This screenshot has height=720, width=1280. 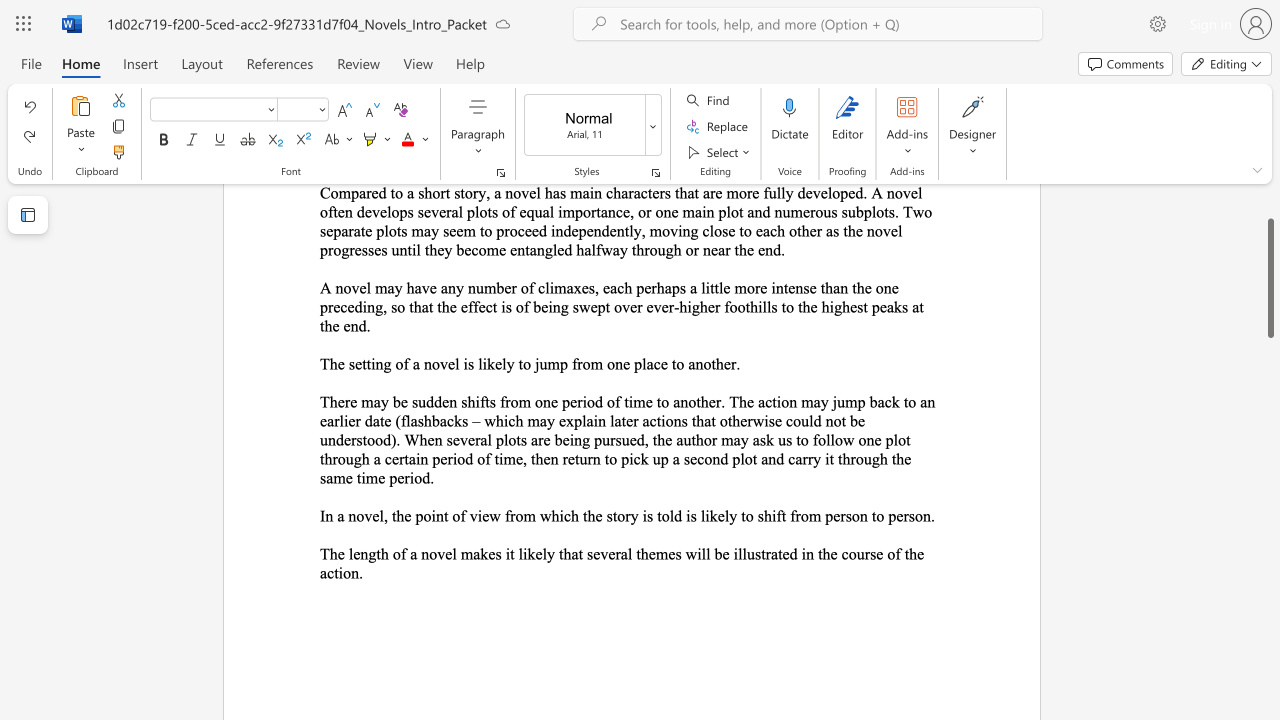 What do you see at coordinates (594, 515) in the screenshot?
I see `the subset text "e story is told is likely to s" within the text "In a novel, the point of view from which the story is told is likely to shift from person to person."` at bounding box center [594, 515].